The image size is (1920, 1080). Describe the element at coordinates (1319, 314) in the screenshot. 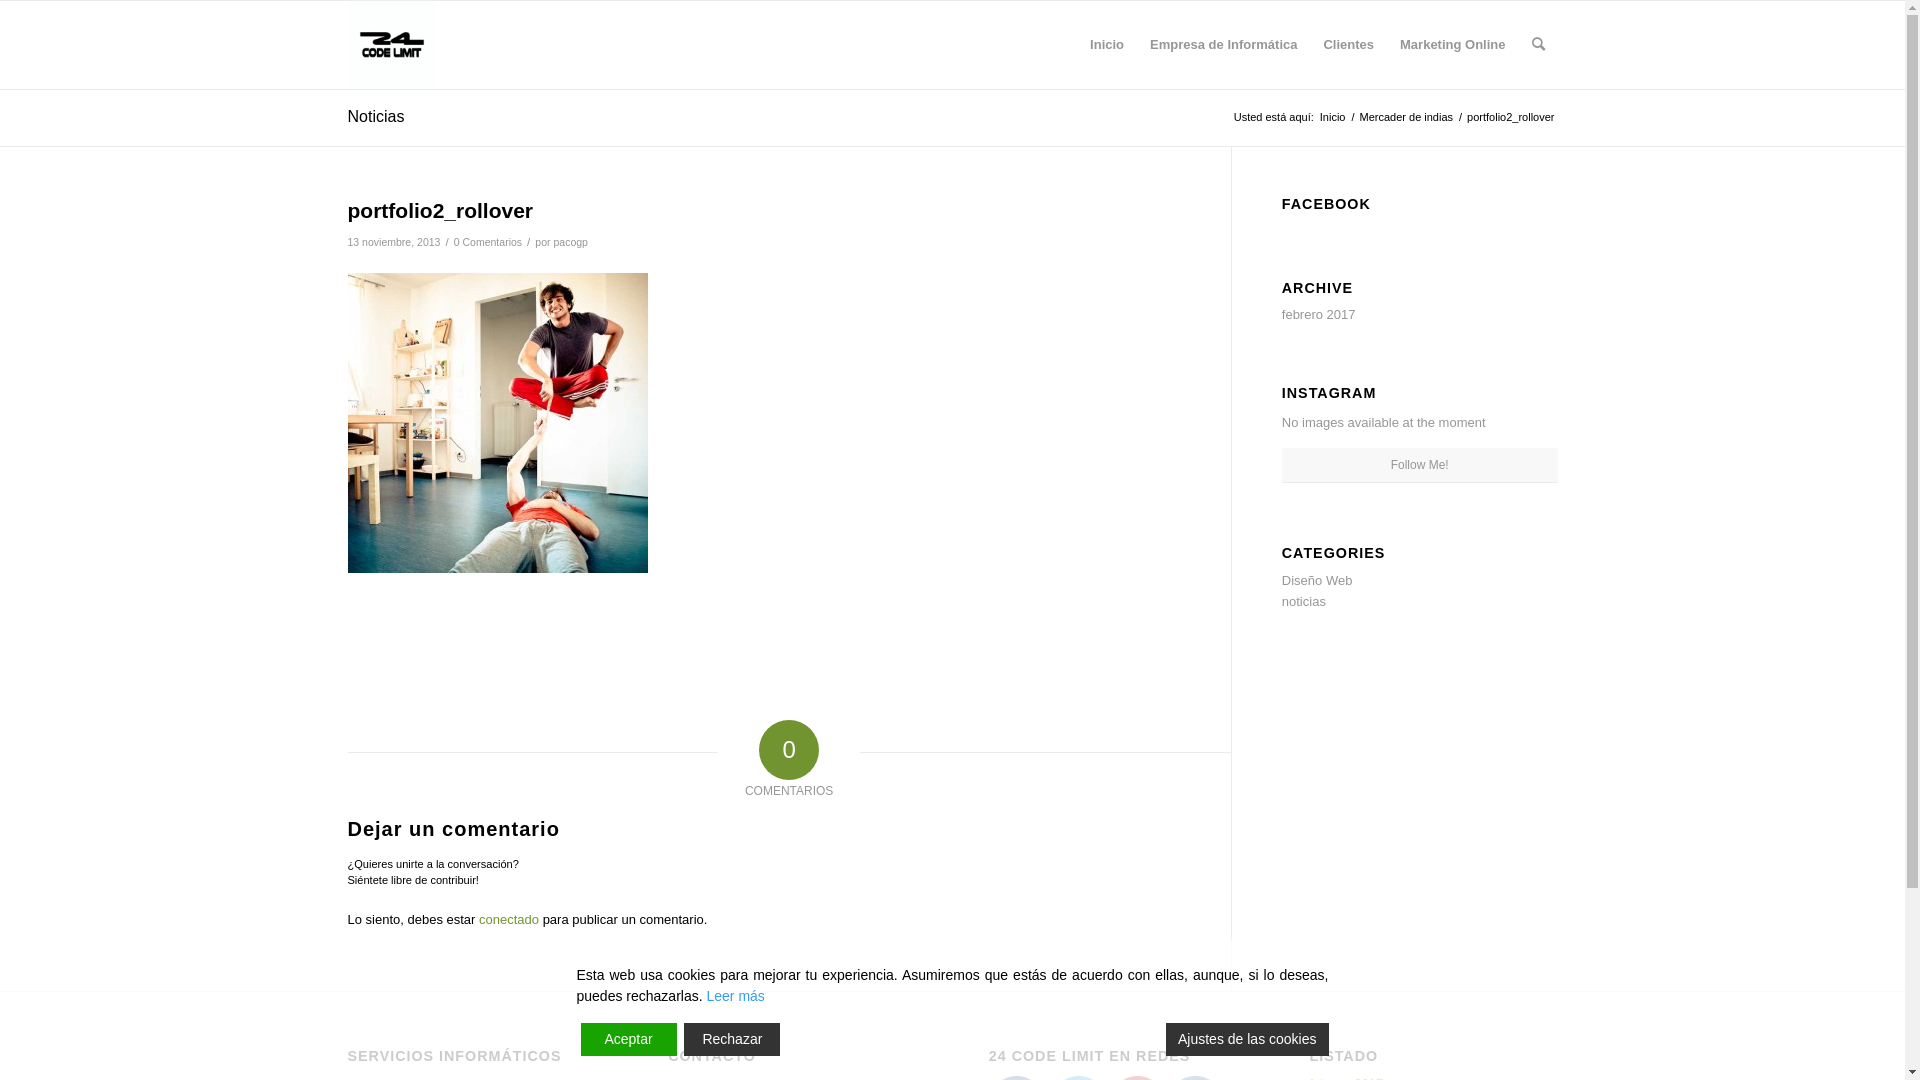

I see `'febrero 2017'` at that location.